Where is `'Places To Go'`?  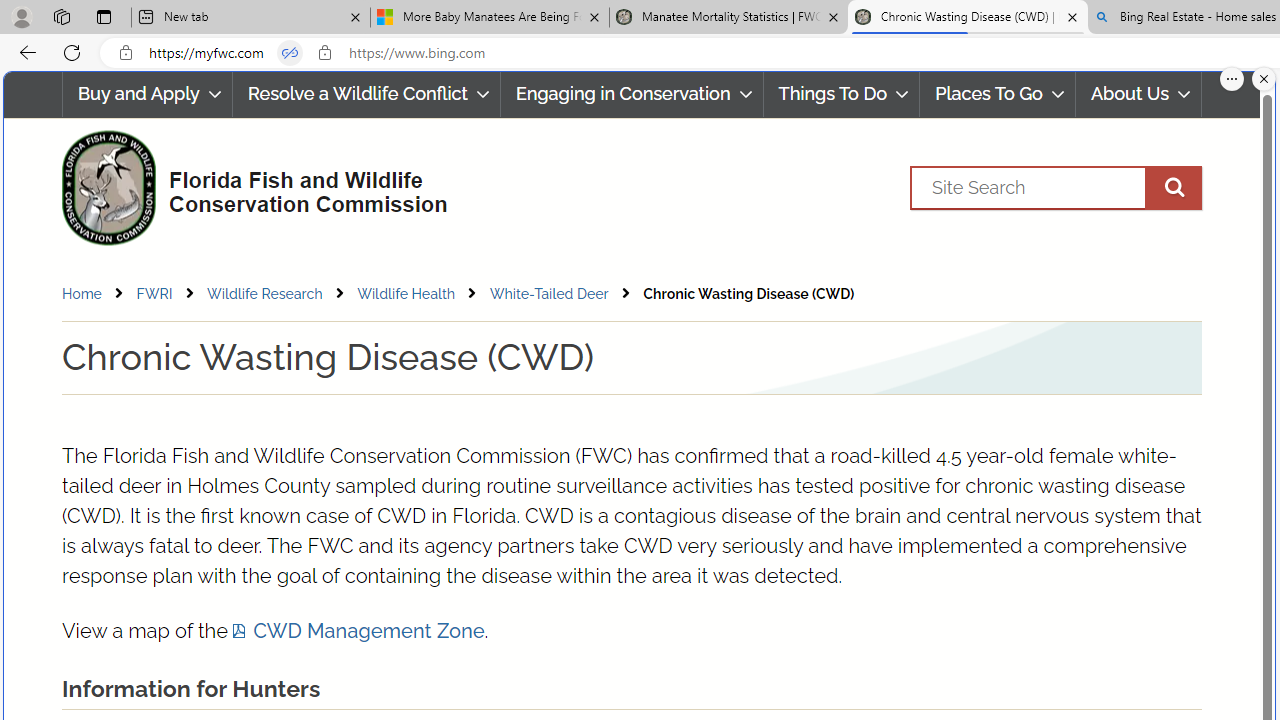
'Places To Go' is located at coordinates (998, 94).